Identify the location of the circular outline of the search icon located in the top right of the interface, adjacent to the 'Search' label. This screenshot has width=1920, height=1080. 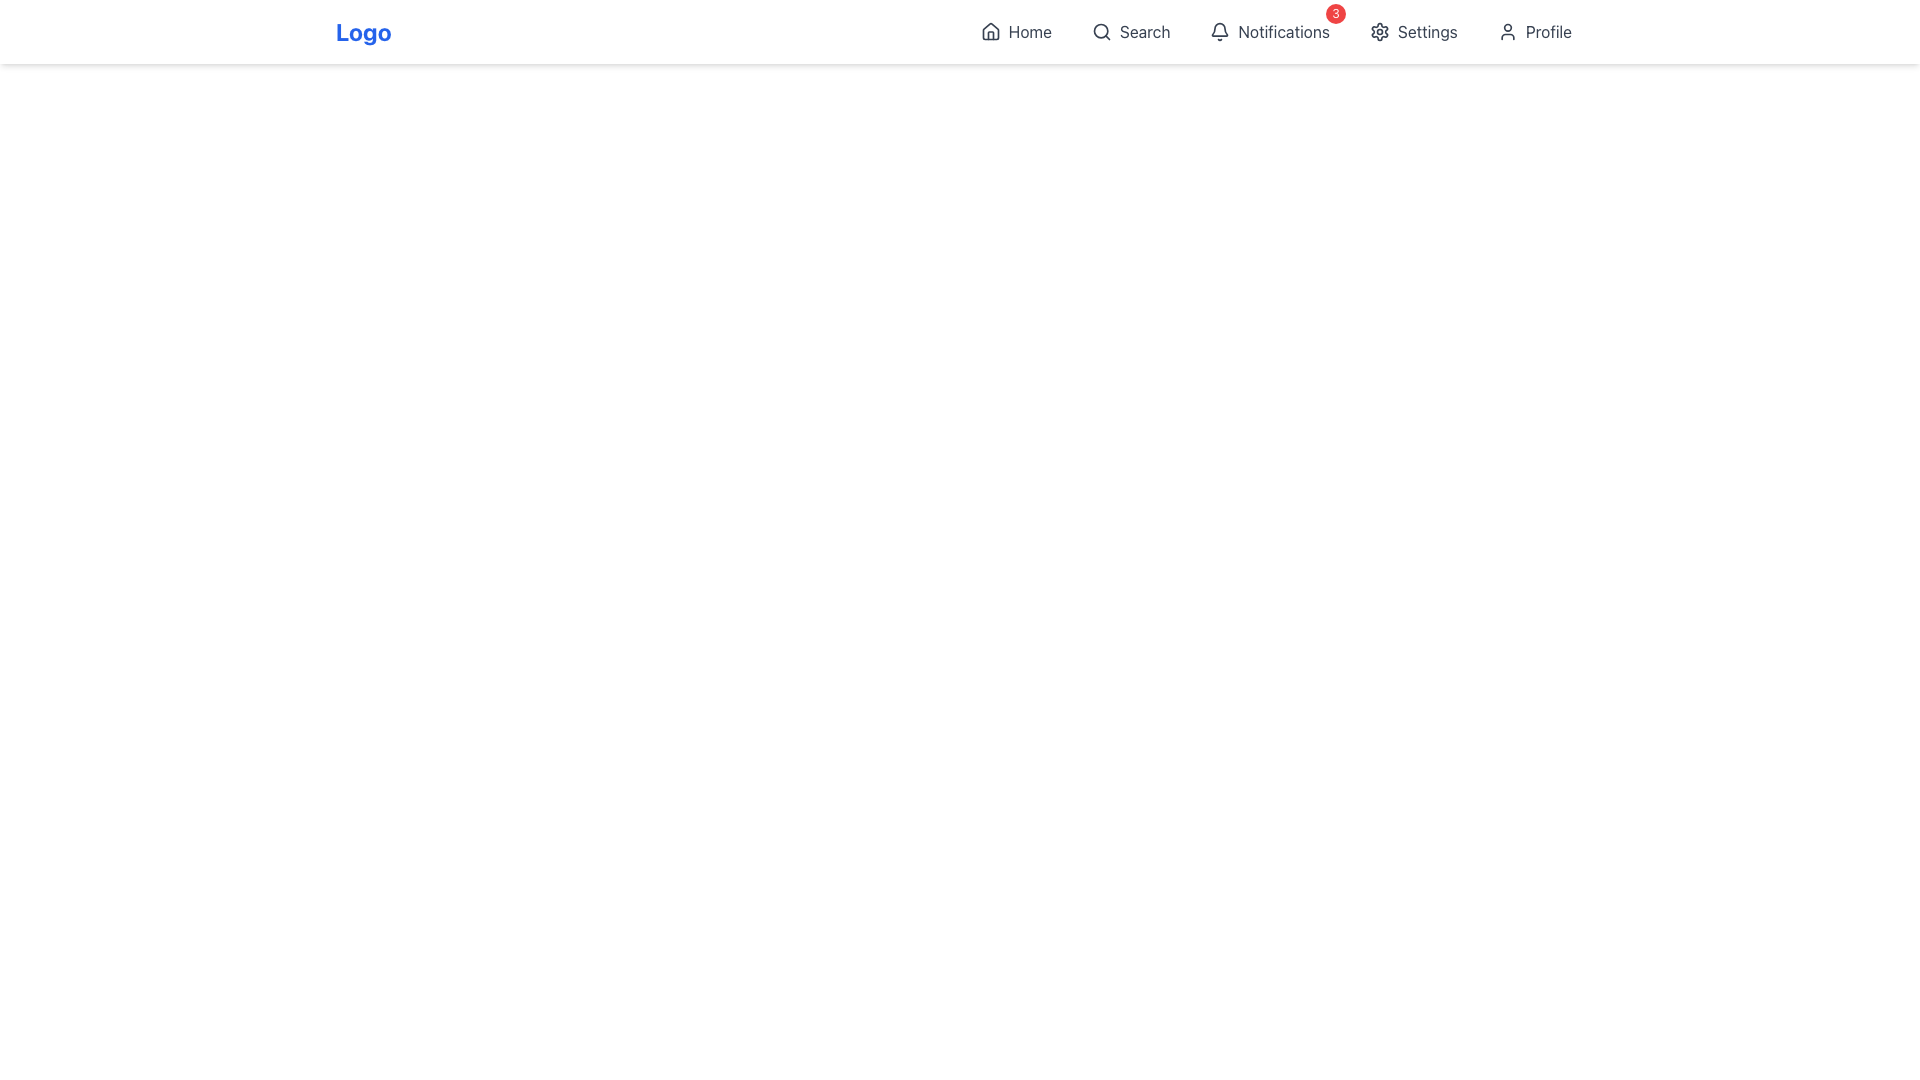
(1100, 31).